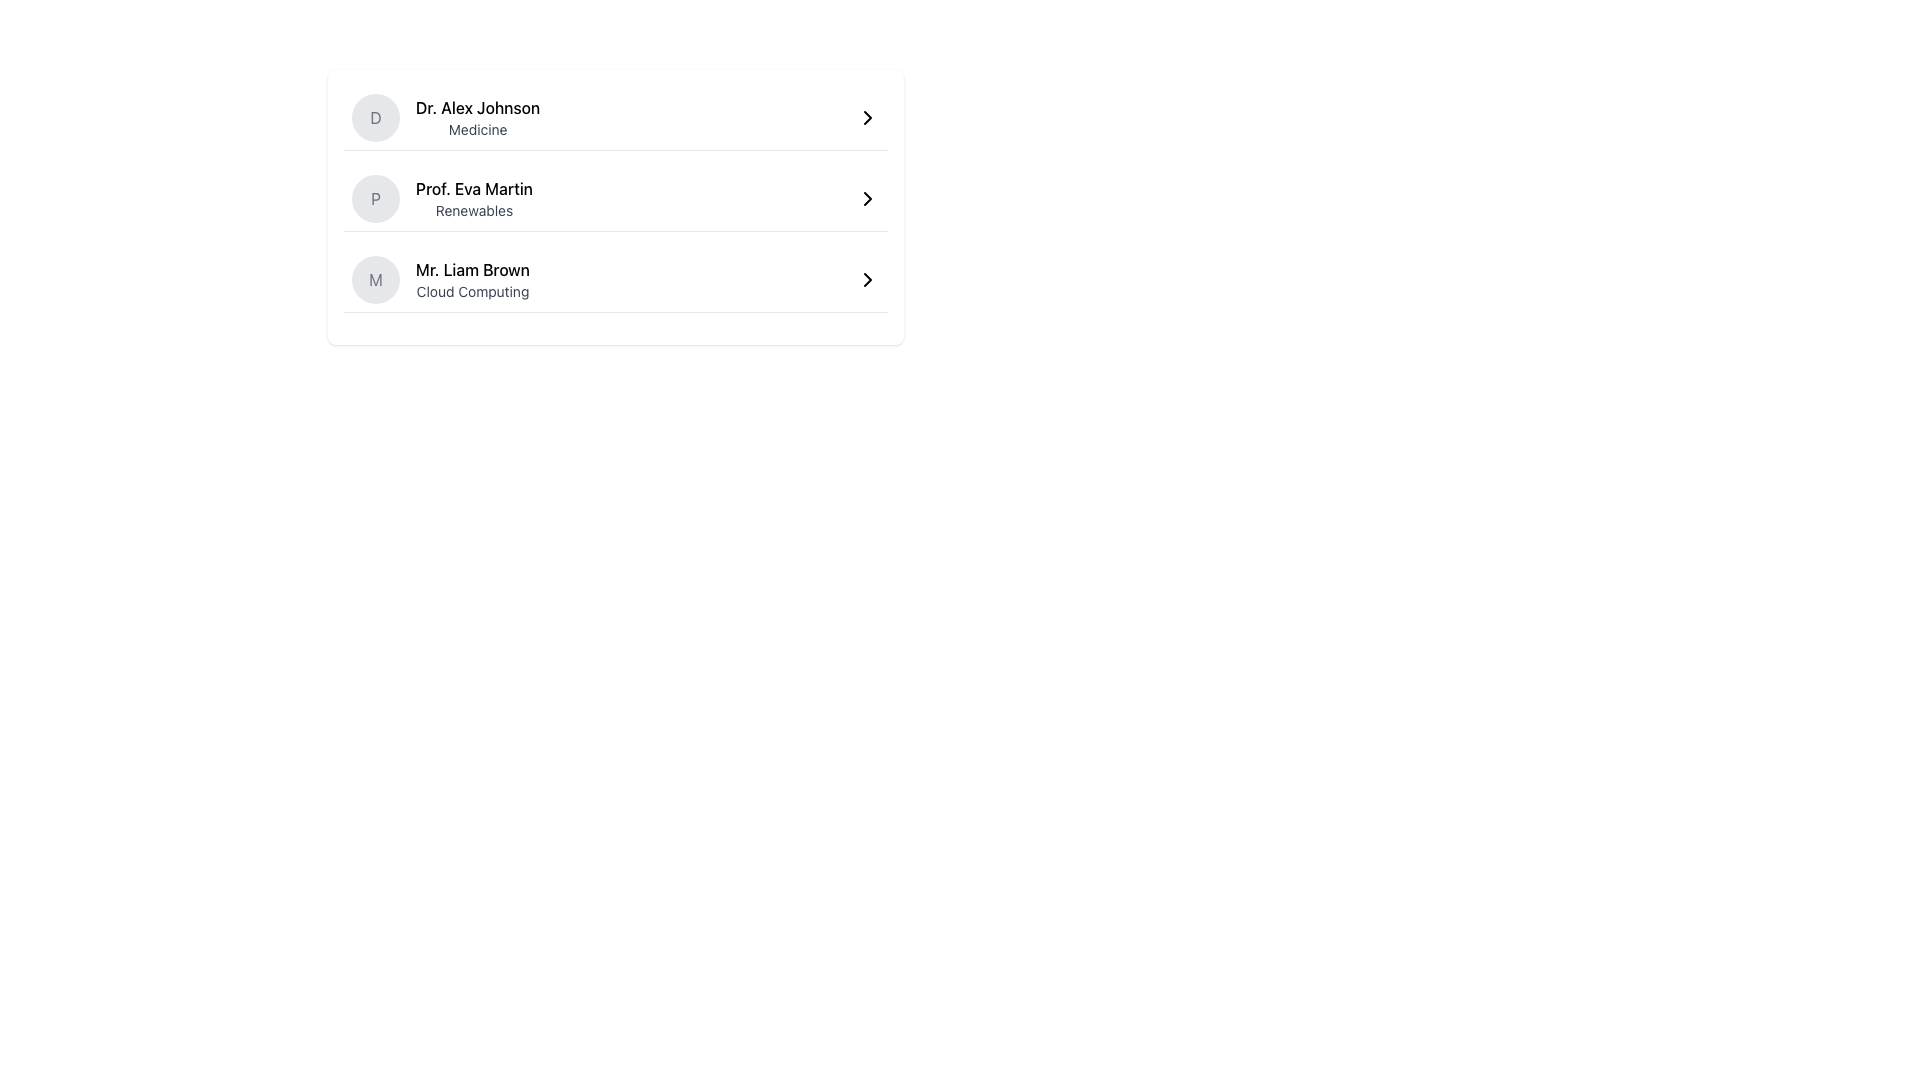  Describe the element at coordinates (471, 270) in the screenshot. I see `the text label reading 'Mr. Liam Brown' located in the third row of a vertical list, which is styled with medium font weight and is positioned above 'Cloud Computing'` at that location.